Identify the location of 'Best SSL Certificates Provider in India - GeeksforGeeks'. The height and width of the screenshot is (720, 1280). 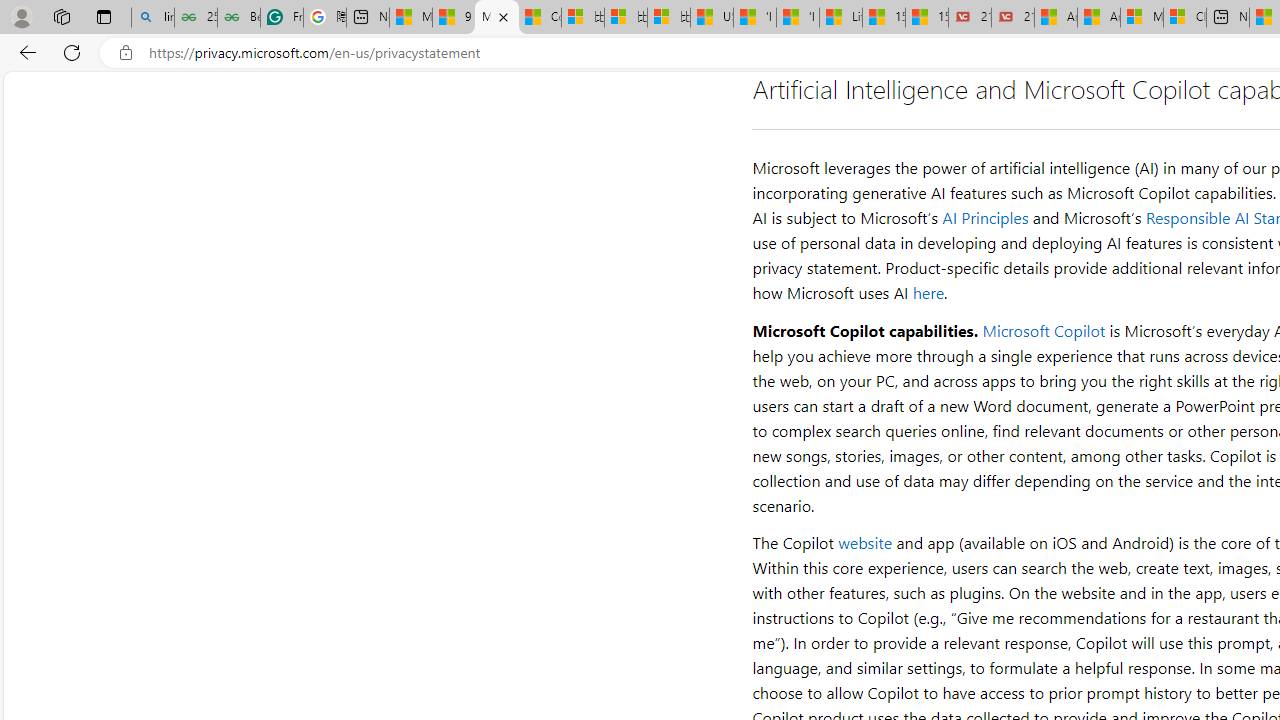
(238, 17).